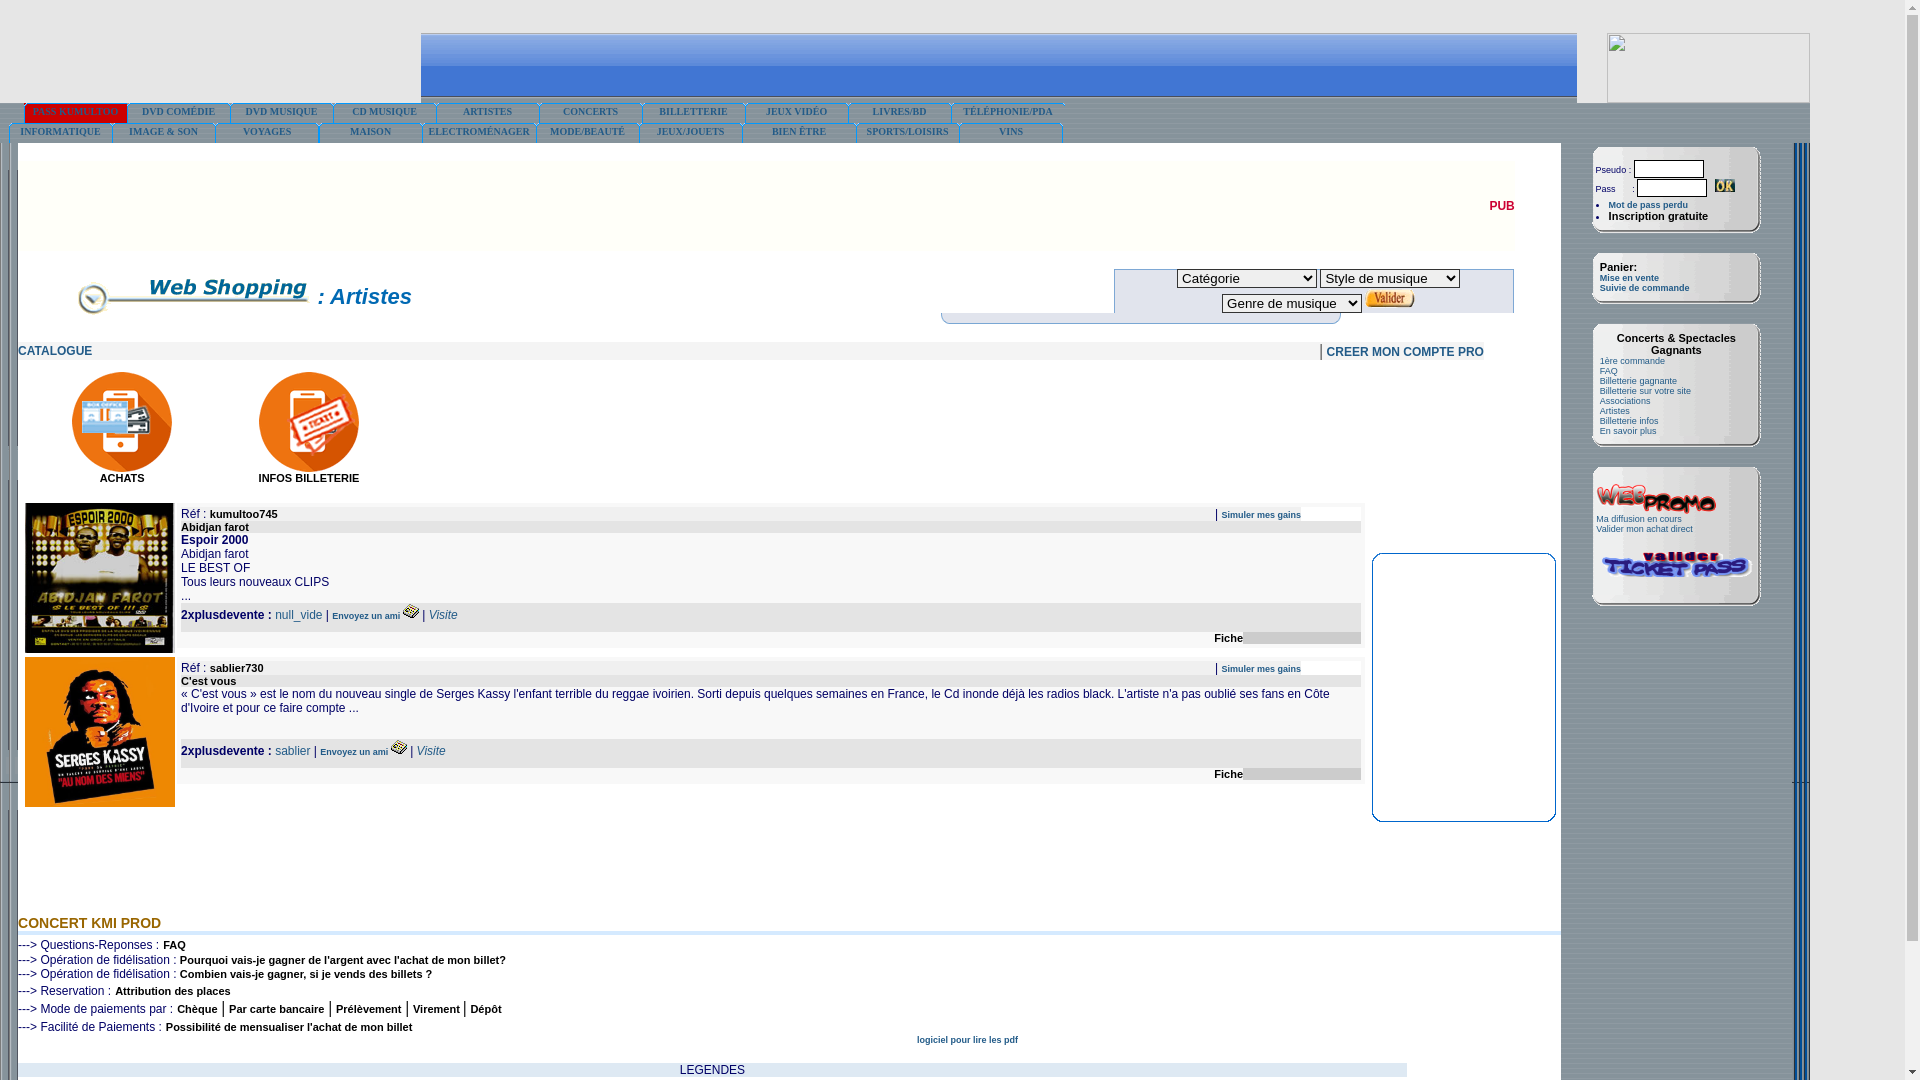 This screenshot has height=1080, width=1920. What do you see at coordinates (273, 613) in the screenshot?
I see `'null_vide'` at bounding box center [273, 613].